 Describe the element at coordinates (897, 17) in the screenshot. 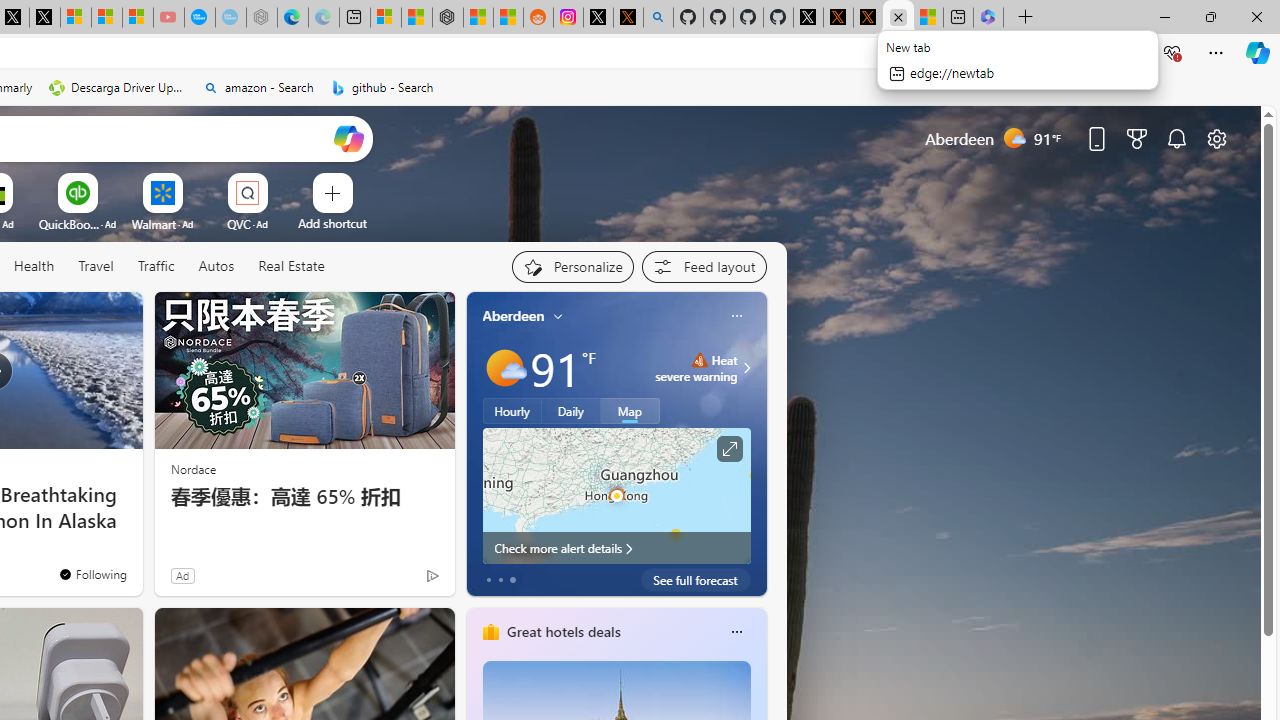

I see `'Close tab'` at that location.